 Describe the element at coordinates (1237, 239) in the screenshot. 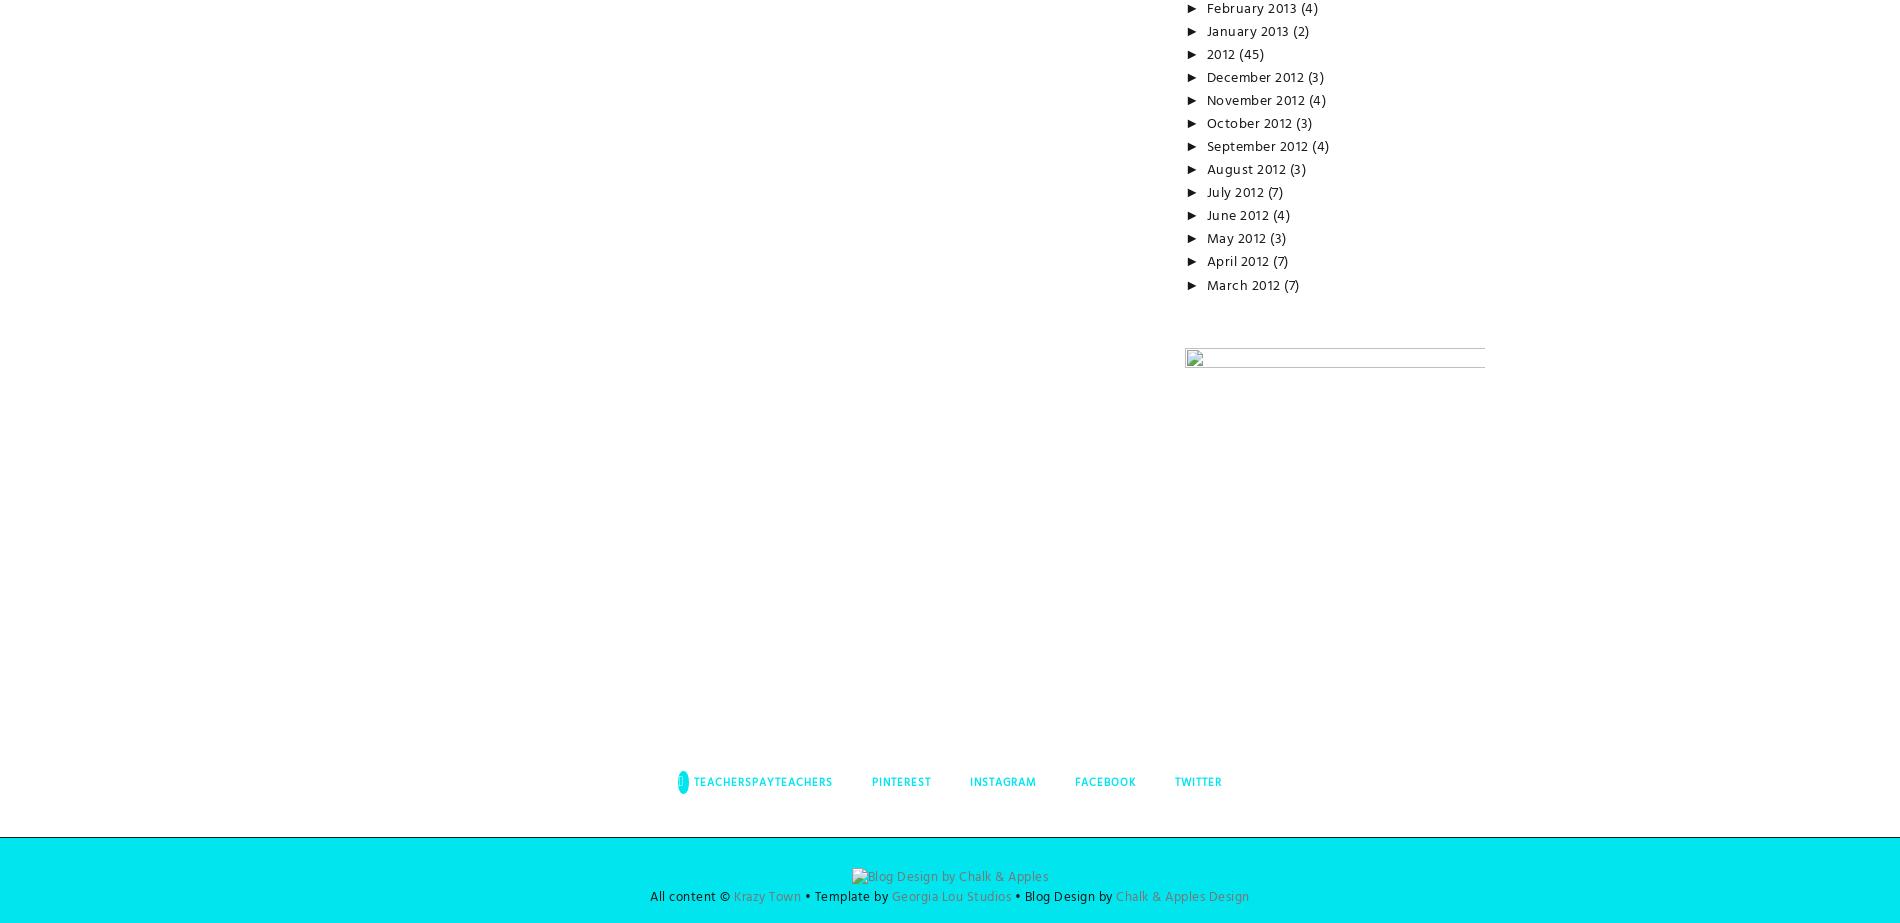

I see `'May 2012'` at that location.